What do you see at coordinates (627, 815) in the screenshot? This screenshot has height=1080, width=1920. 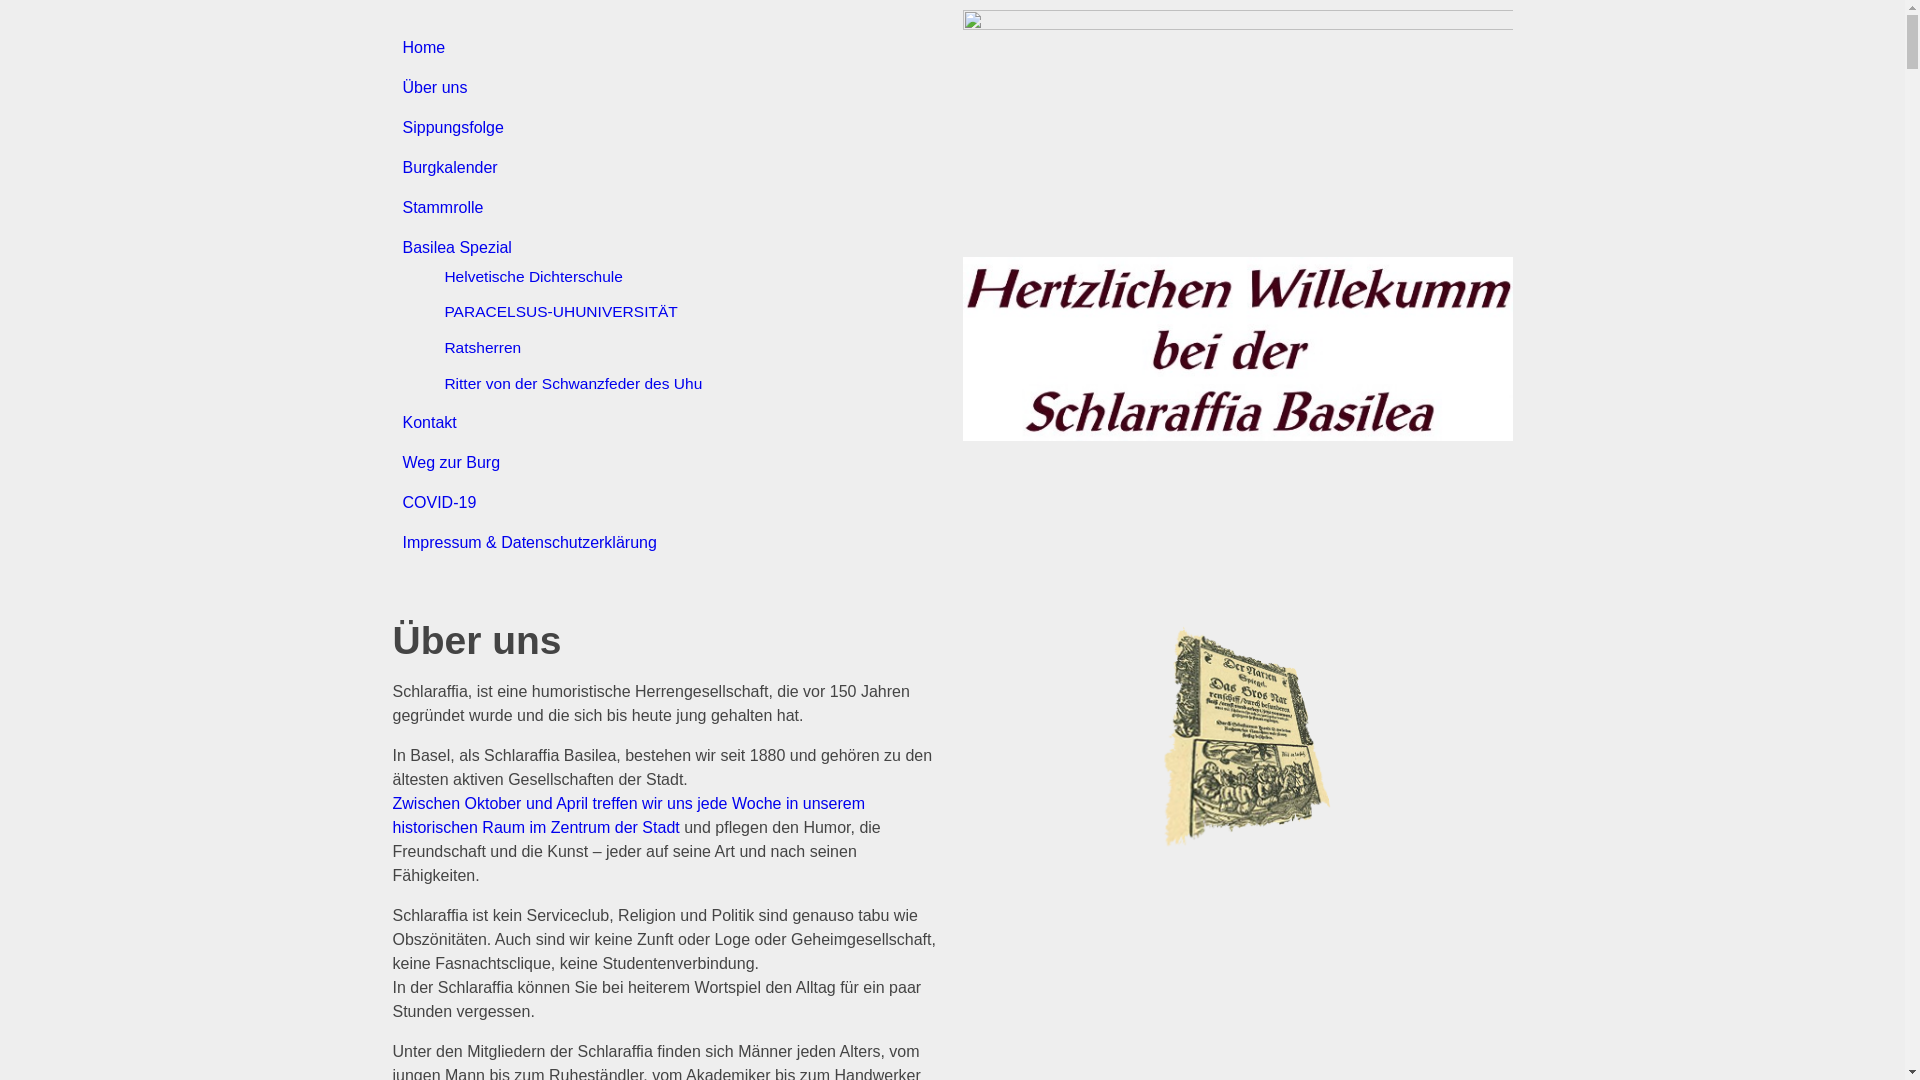 I see `'in unserem historischen Raum im Zentrum der Stadt'` at bounding box center [627, 815].